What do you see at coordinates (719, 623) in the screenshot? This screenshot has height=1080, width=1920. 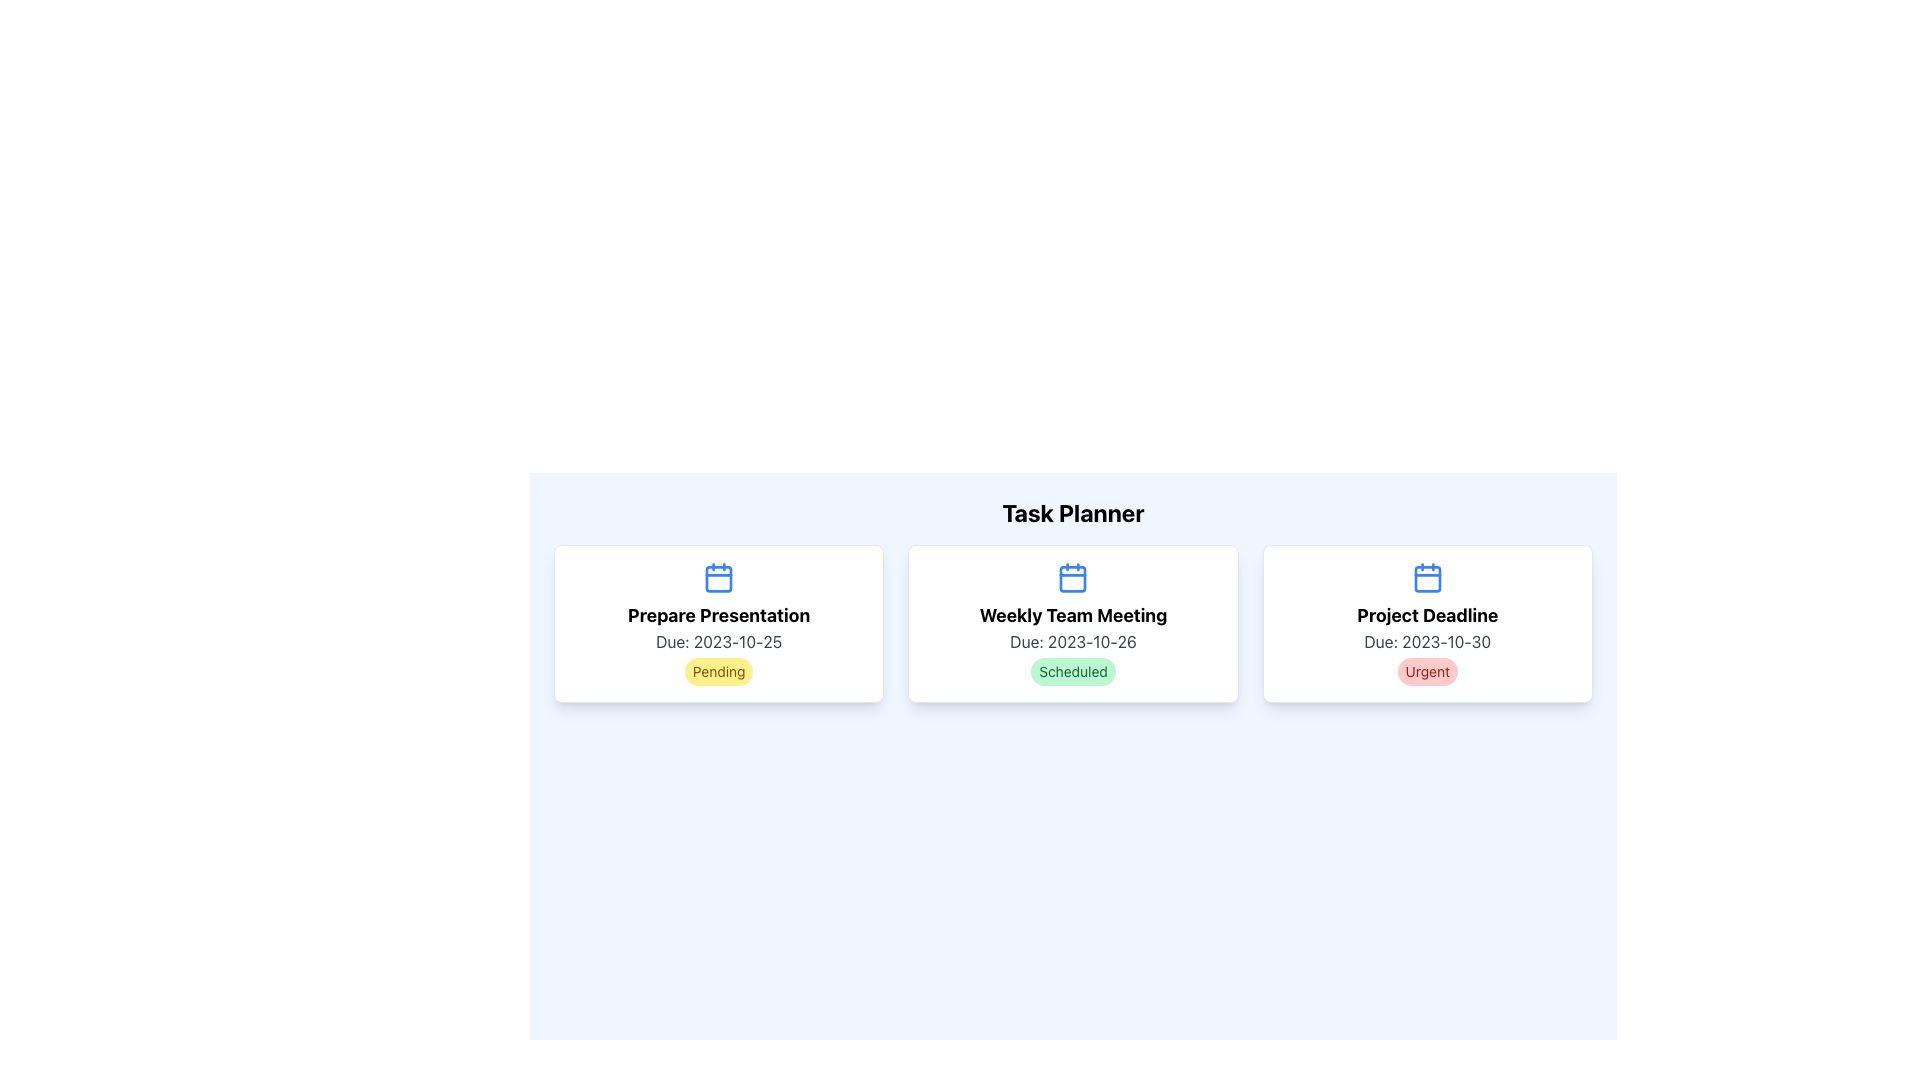 I see `the task overview card located at the top-left segment of the grid layout to see context options` at bounding box center [719, 623].